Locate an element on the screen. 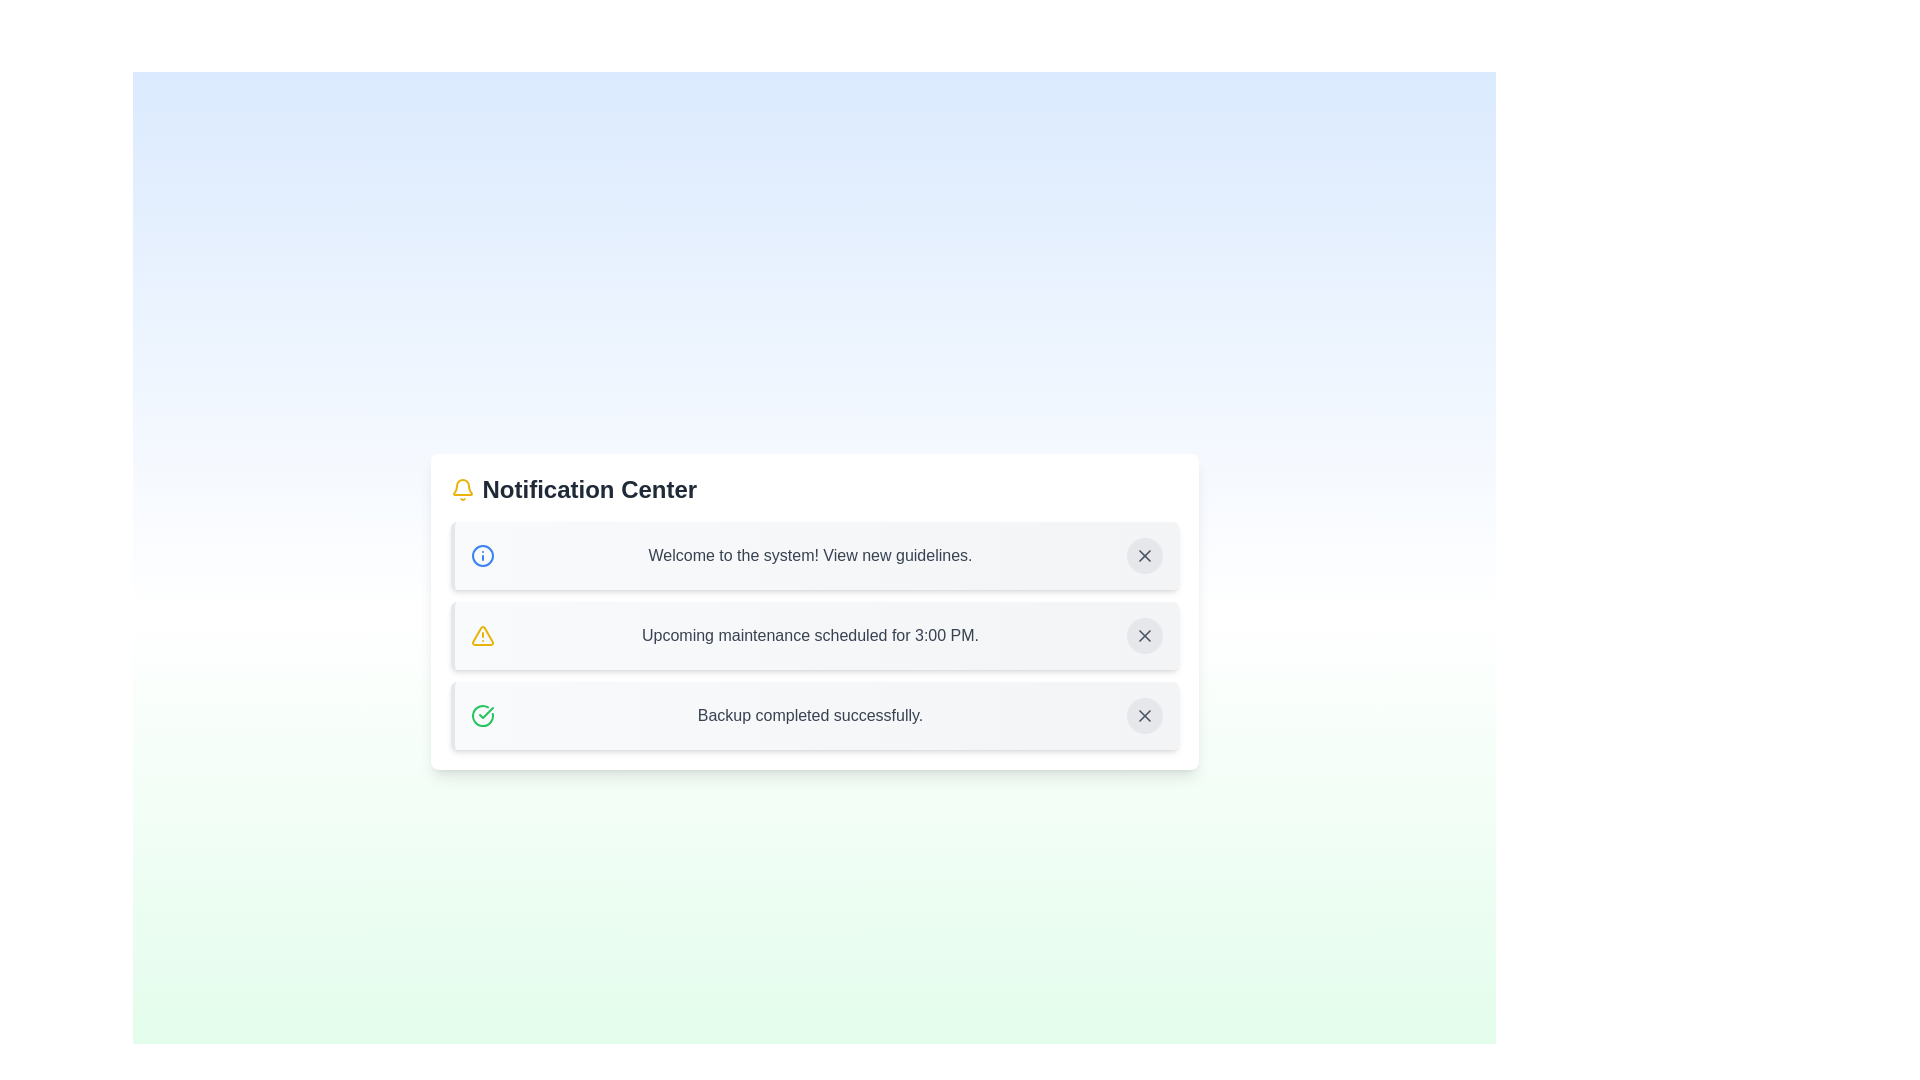  the close button styled as an 'X' located to the right of the notification message 'Upcoming maintenance scheduled for 3:00 PM.' in the Notification Center is located at coordinates (1144, 636).